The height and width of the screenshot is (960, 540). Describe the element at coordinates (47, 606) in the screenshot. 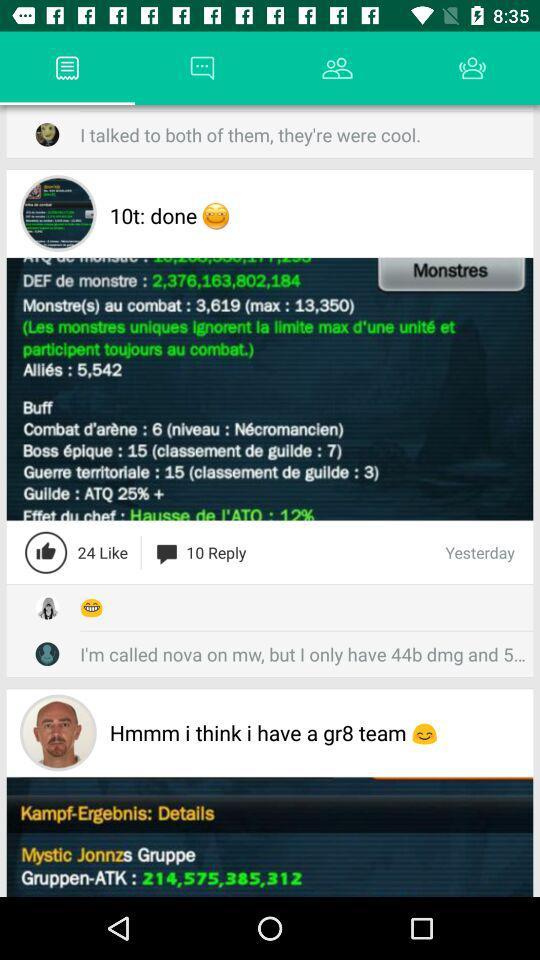

I see `move to the first icon mentioned below 24 likes` at that location.